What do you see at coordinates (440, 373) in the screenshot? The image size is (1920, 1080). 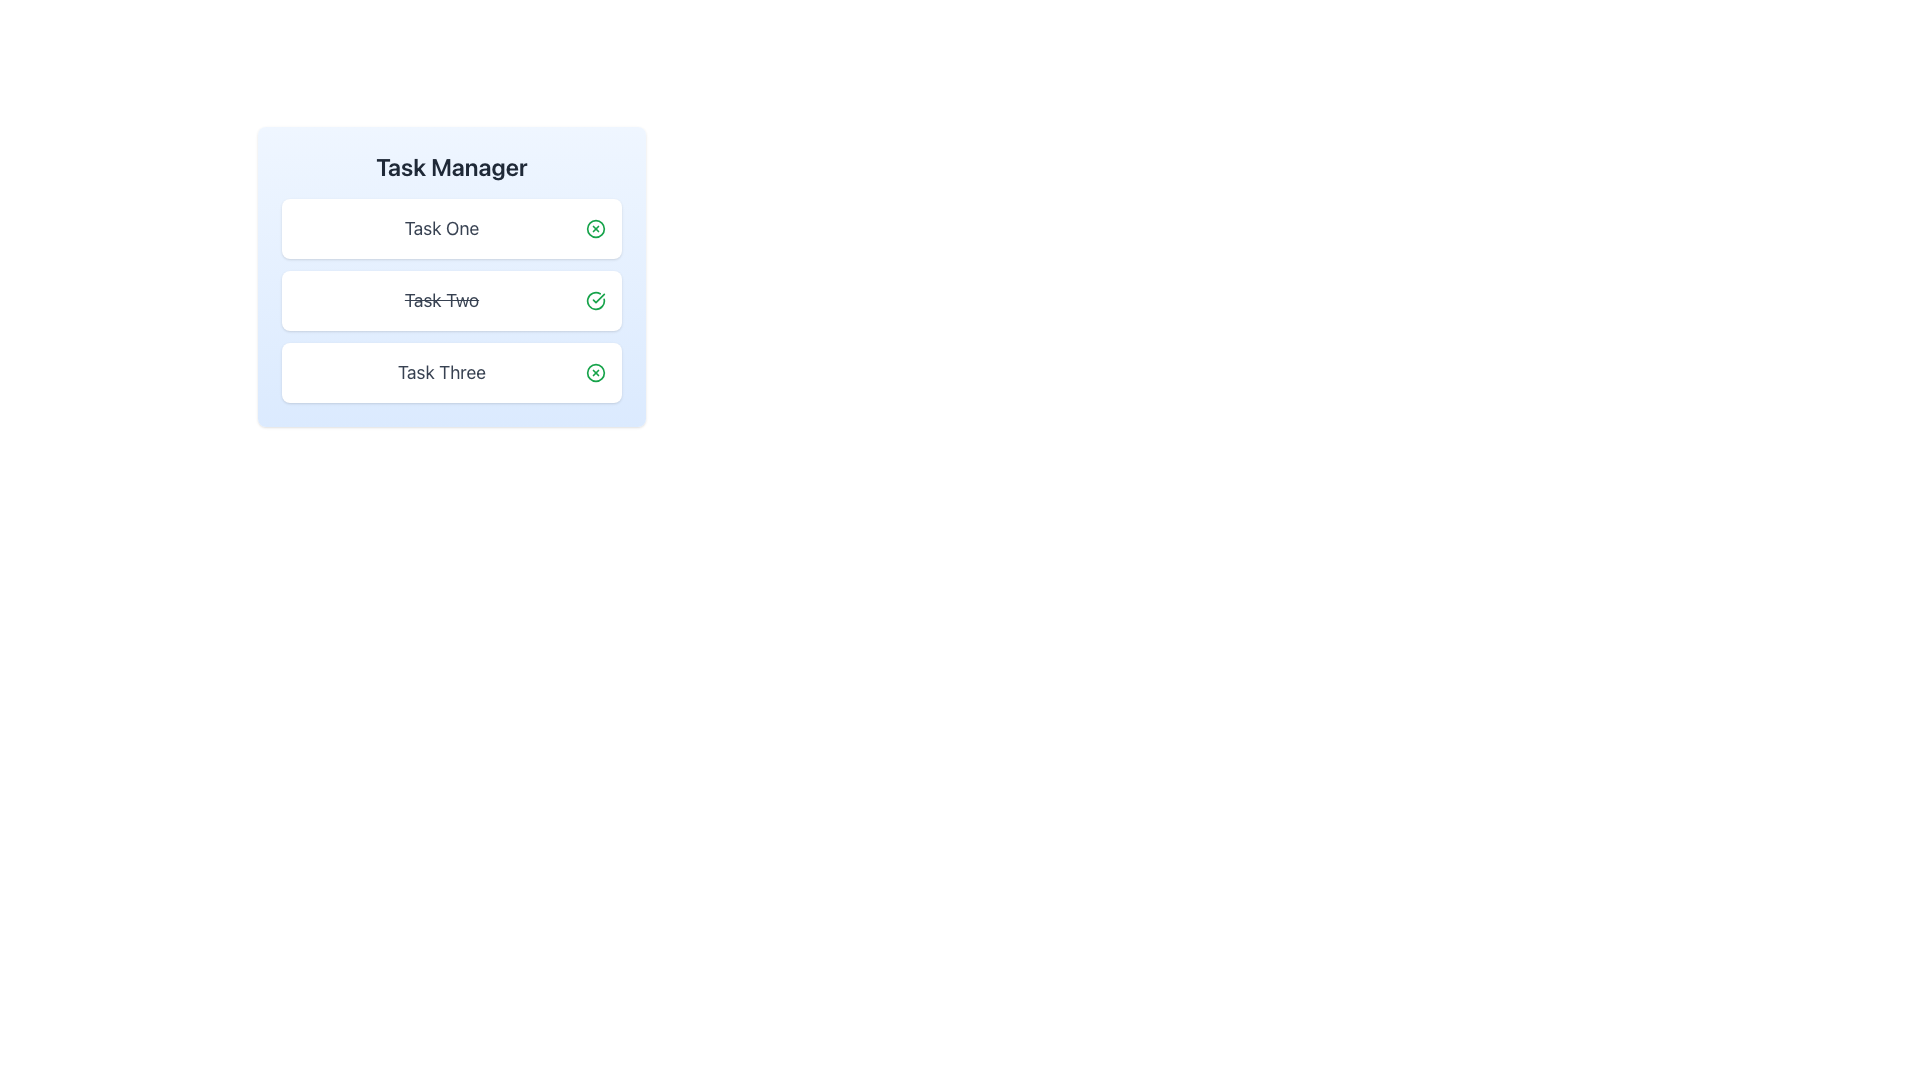 I see `the text label displaying 'Task Three' in a bold, gray font within the task list under 'Task Manager'` at bounding box center [440, 373].